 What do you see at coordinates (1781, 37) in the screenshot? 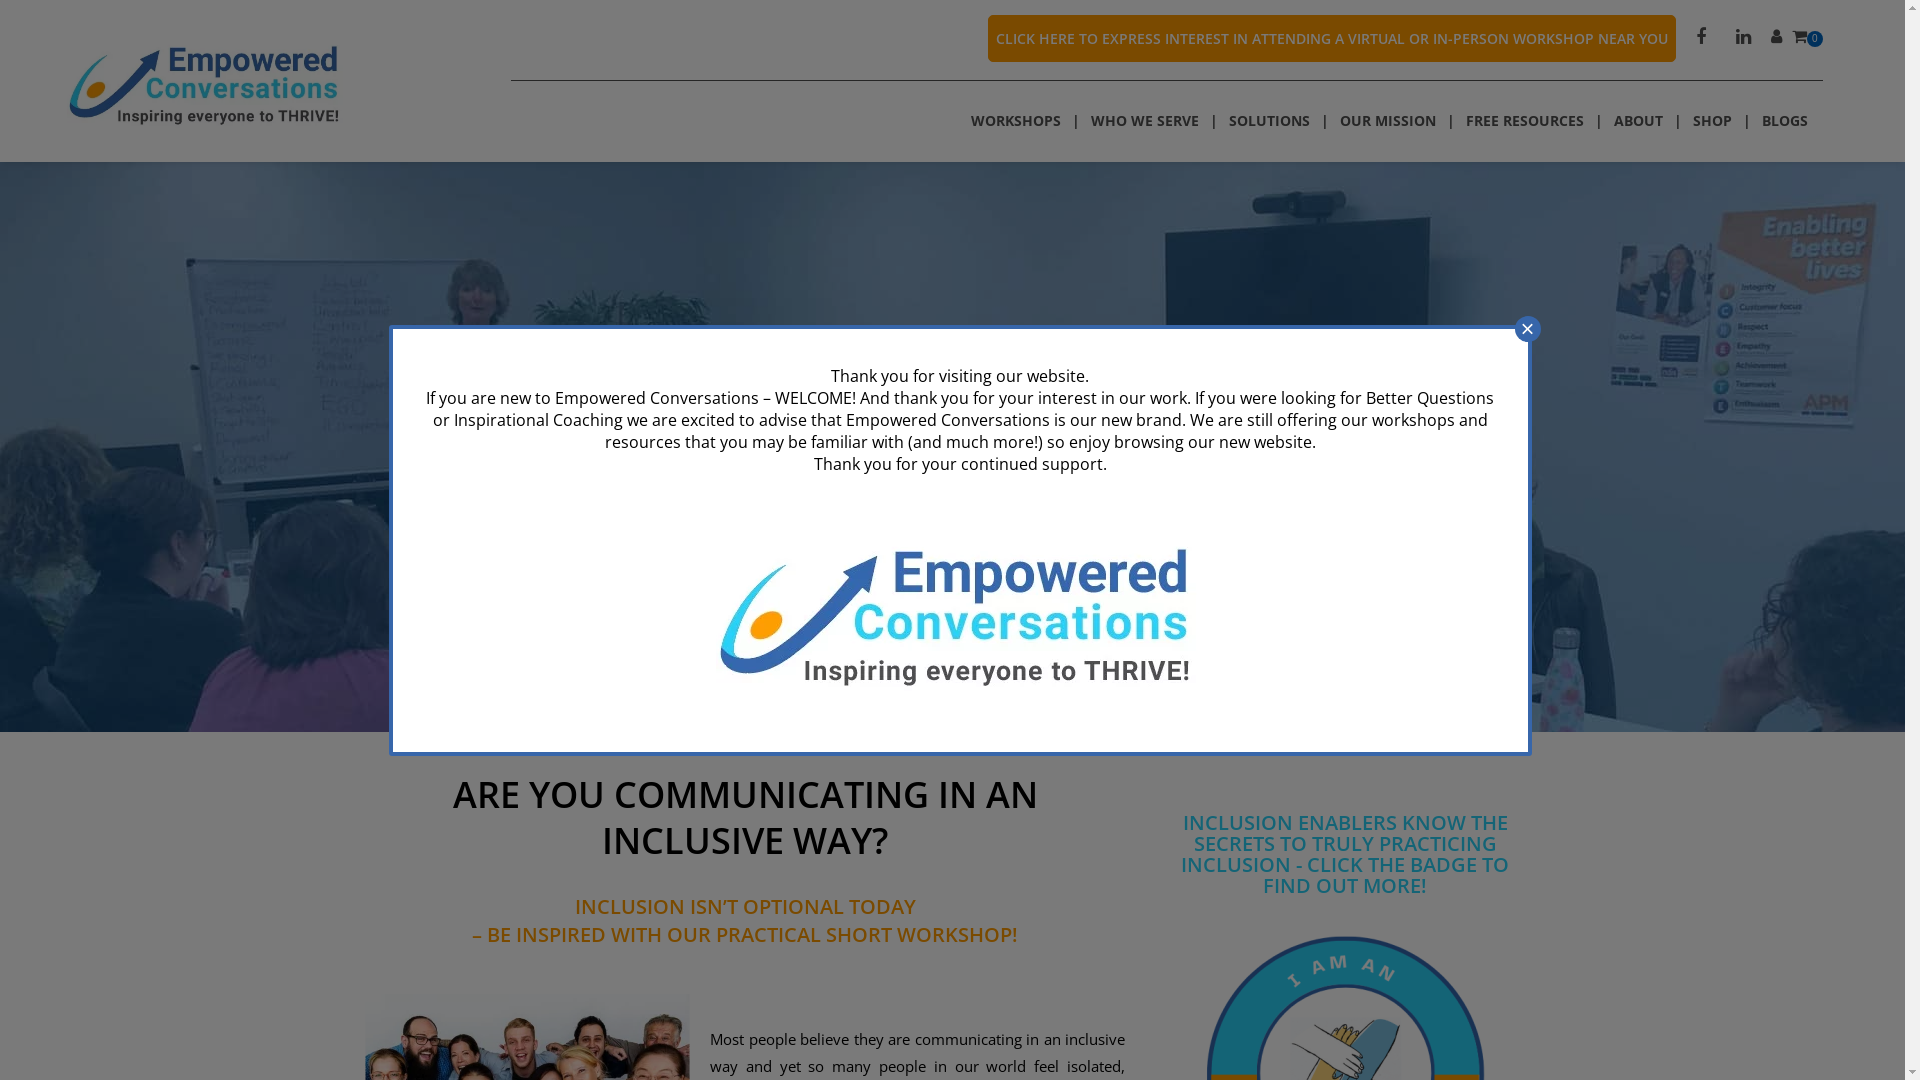
I see `'View your account'` at bounding box center [1781, 37].